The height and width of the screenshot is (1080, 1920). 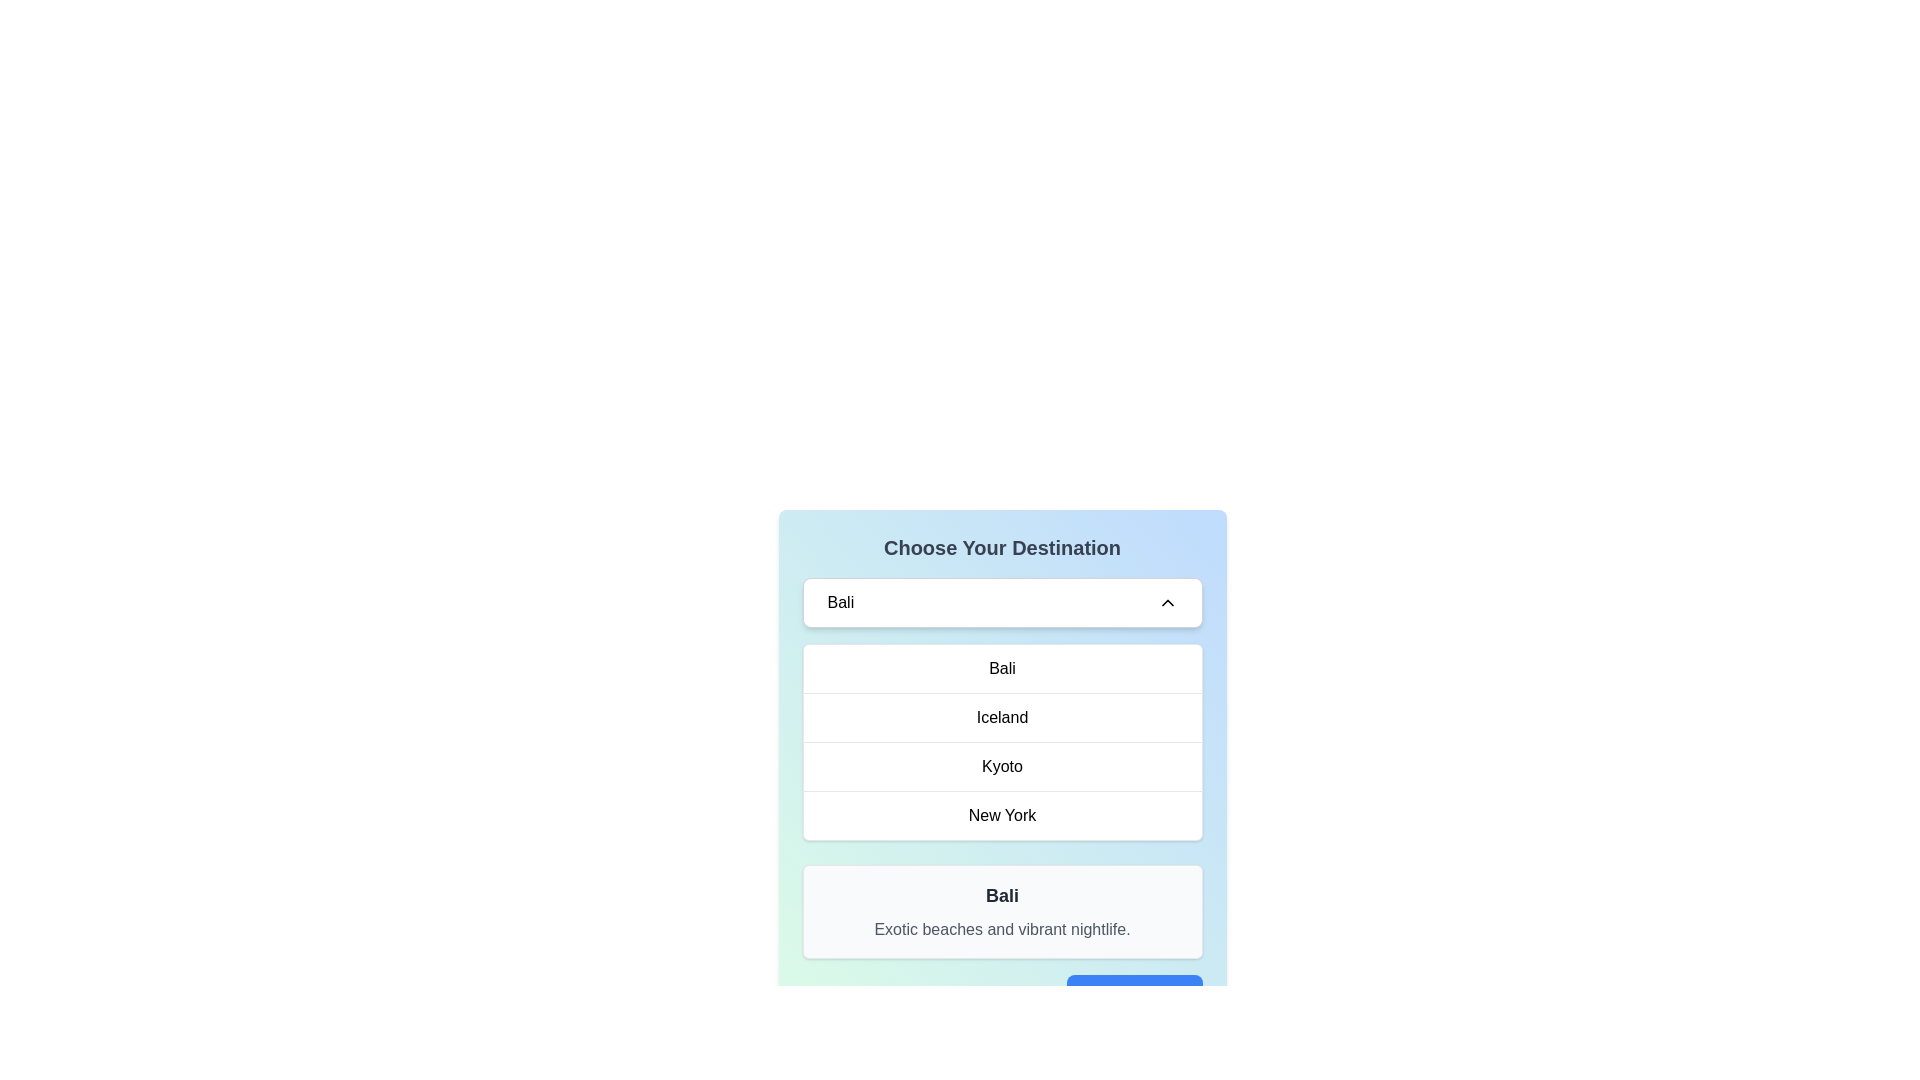 What do you see at coordinates (1002, 668) in the screenshot?
I see `the text label 'Bali' which is the first item in a vertical list of four entries` at bounding box center [1002, 668].